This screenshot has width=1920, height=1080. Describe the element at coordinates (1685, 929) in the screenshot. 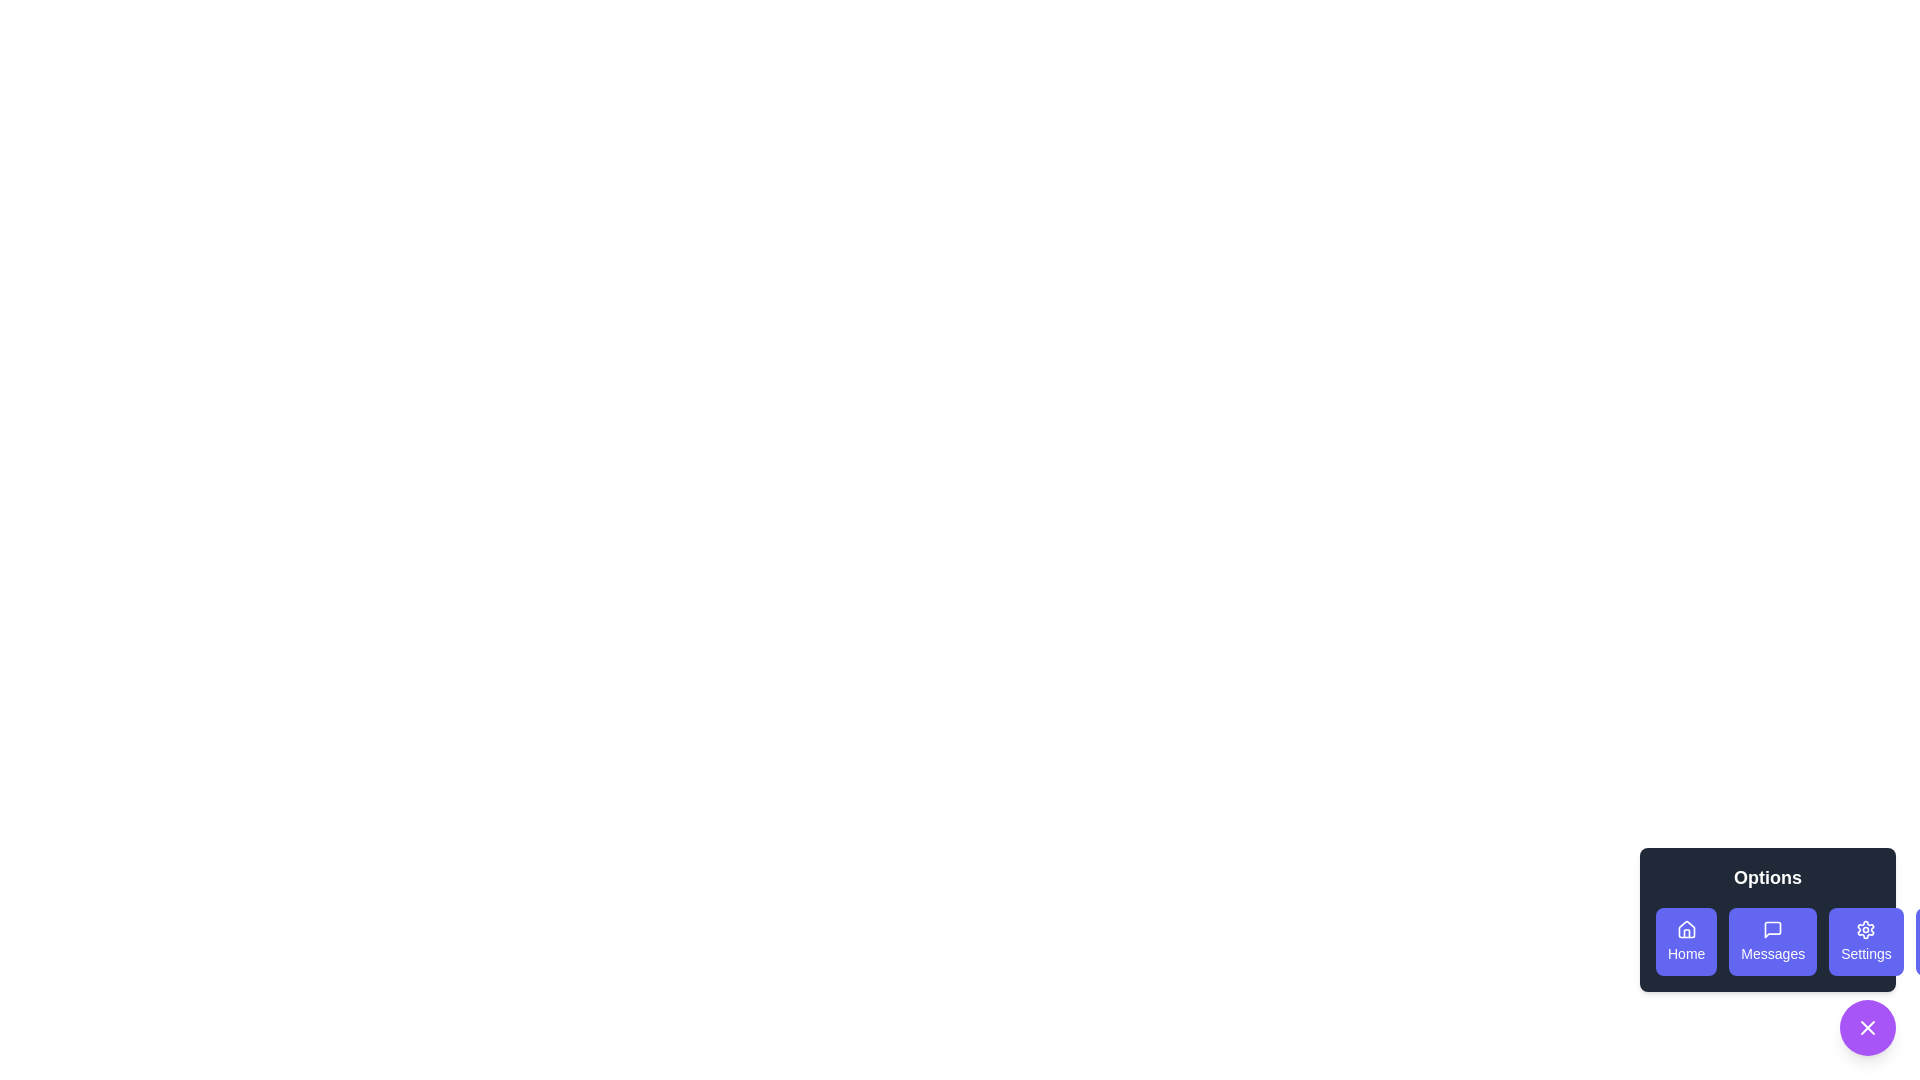

I see `the house icon` at that location.